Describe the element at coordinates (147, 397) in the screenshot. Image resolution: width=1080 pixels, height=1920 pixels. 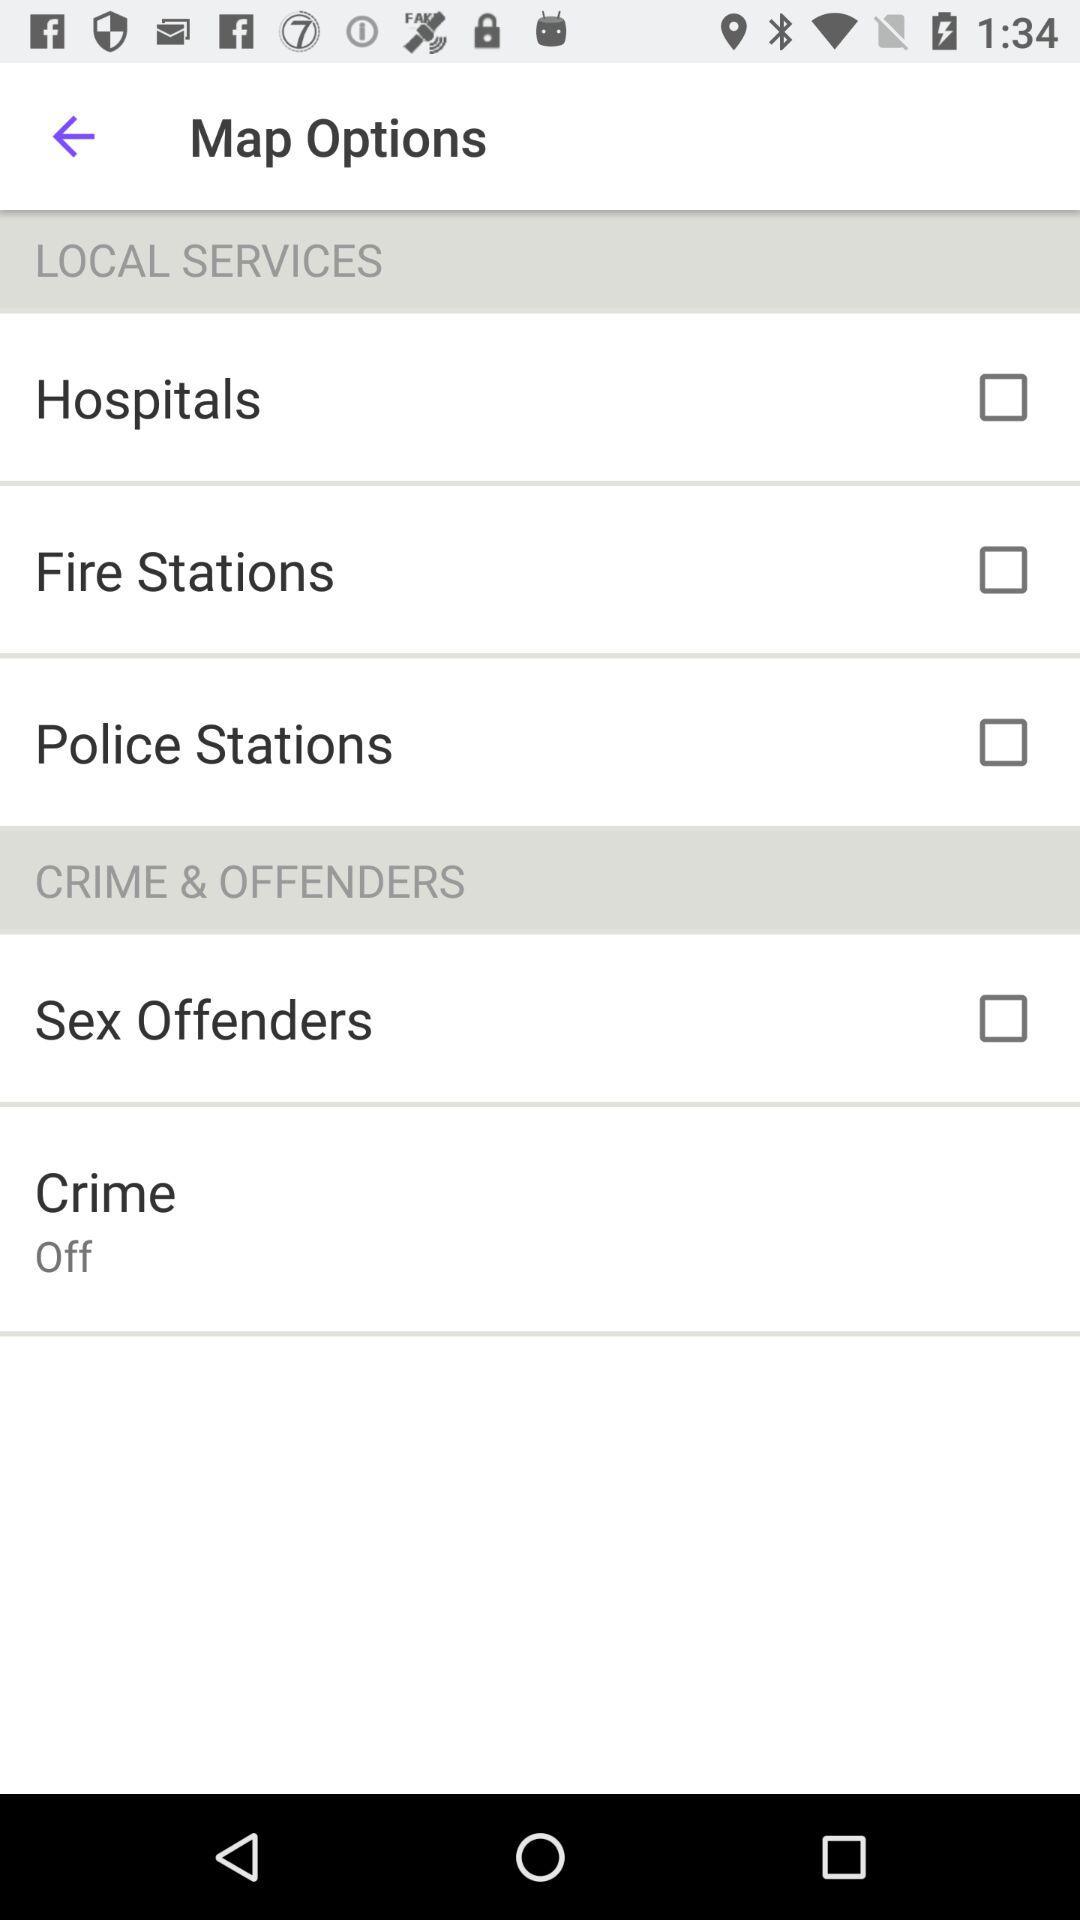
I see `the icon below local services` at that location.